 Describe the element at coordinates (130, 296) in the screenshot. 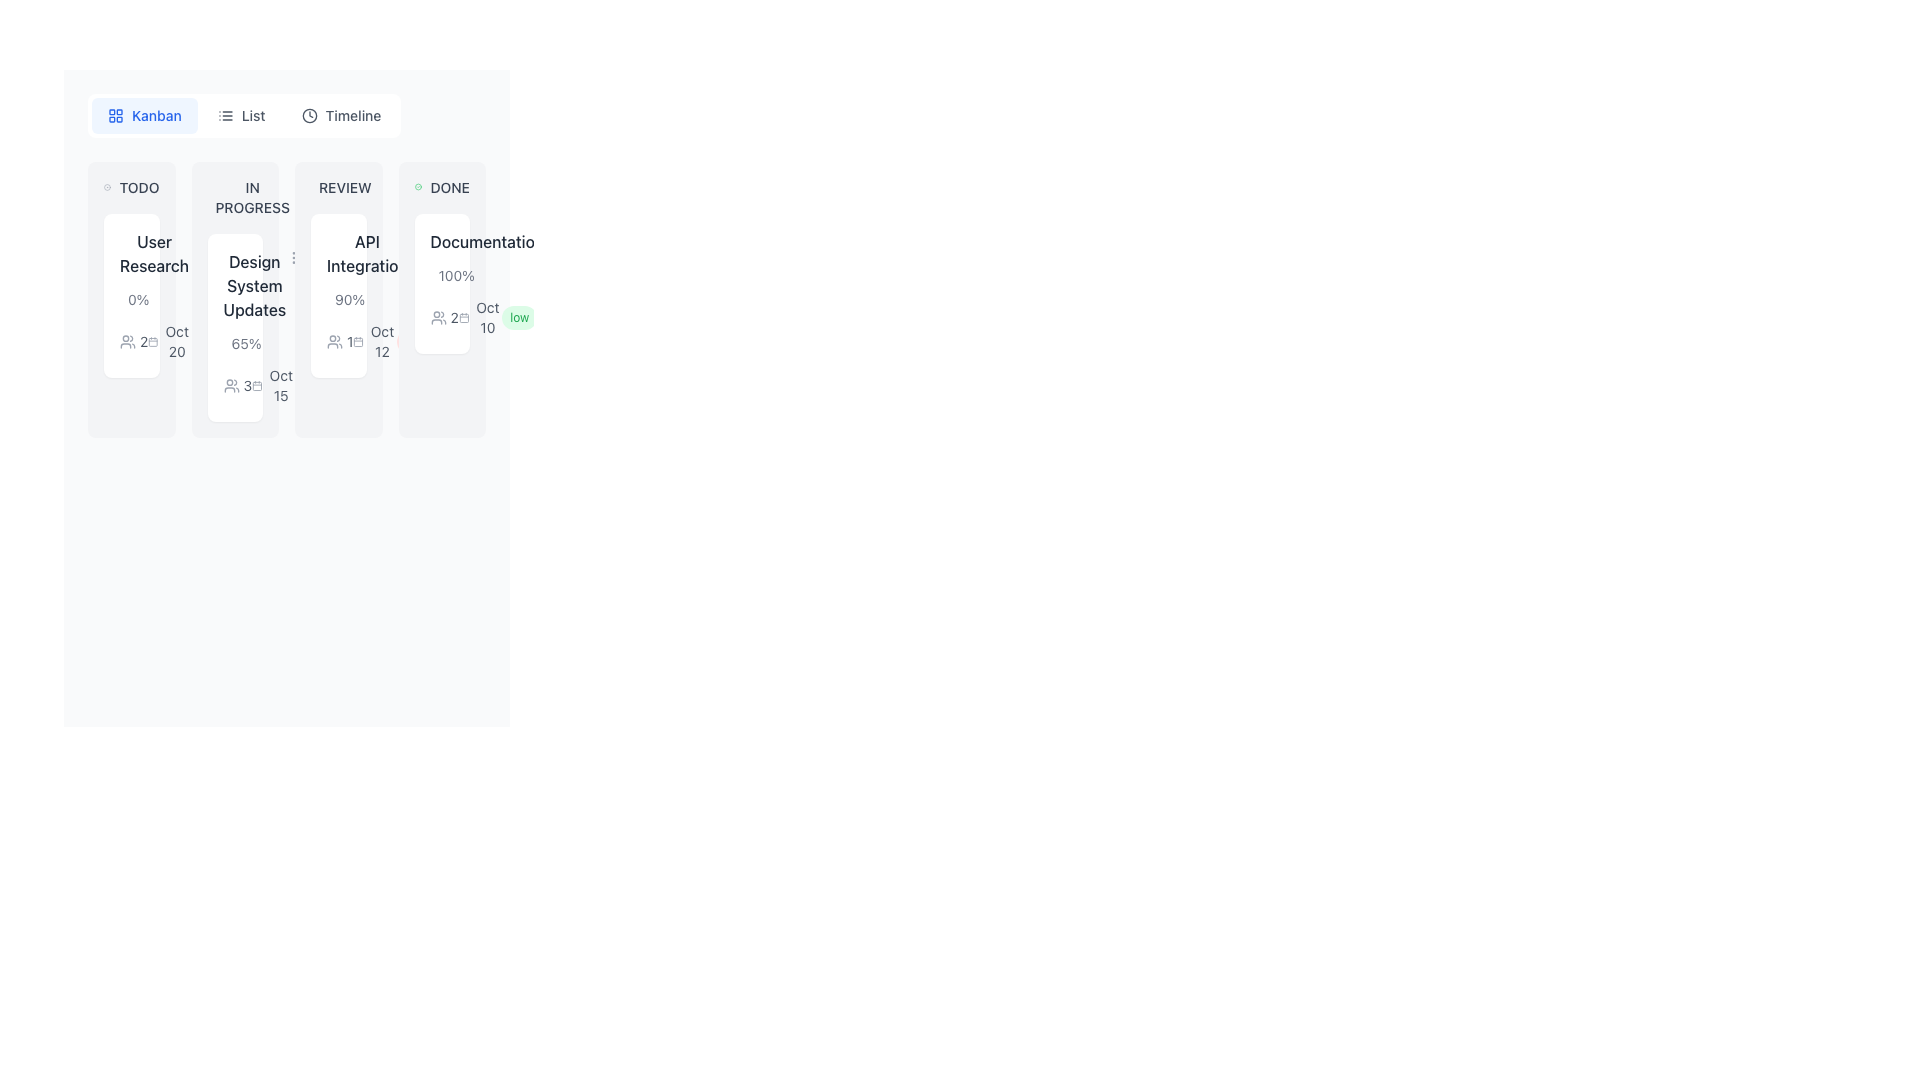

I see `the card with the title 'User Research' located under the 'TODO' column in the Kanban interface` at that location.